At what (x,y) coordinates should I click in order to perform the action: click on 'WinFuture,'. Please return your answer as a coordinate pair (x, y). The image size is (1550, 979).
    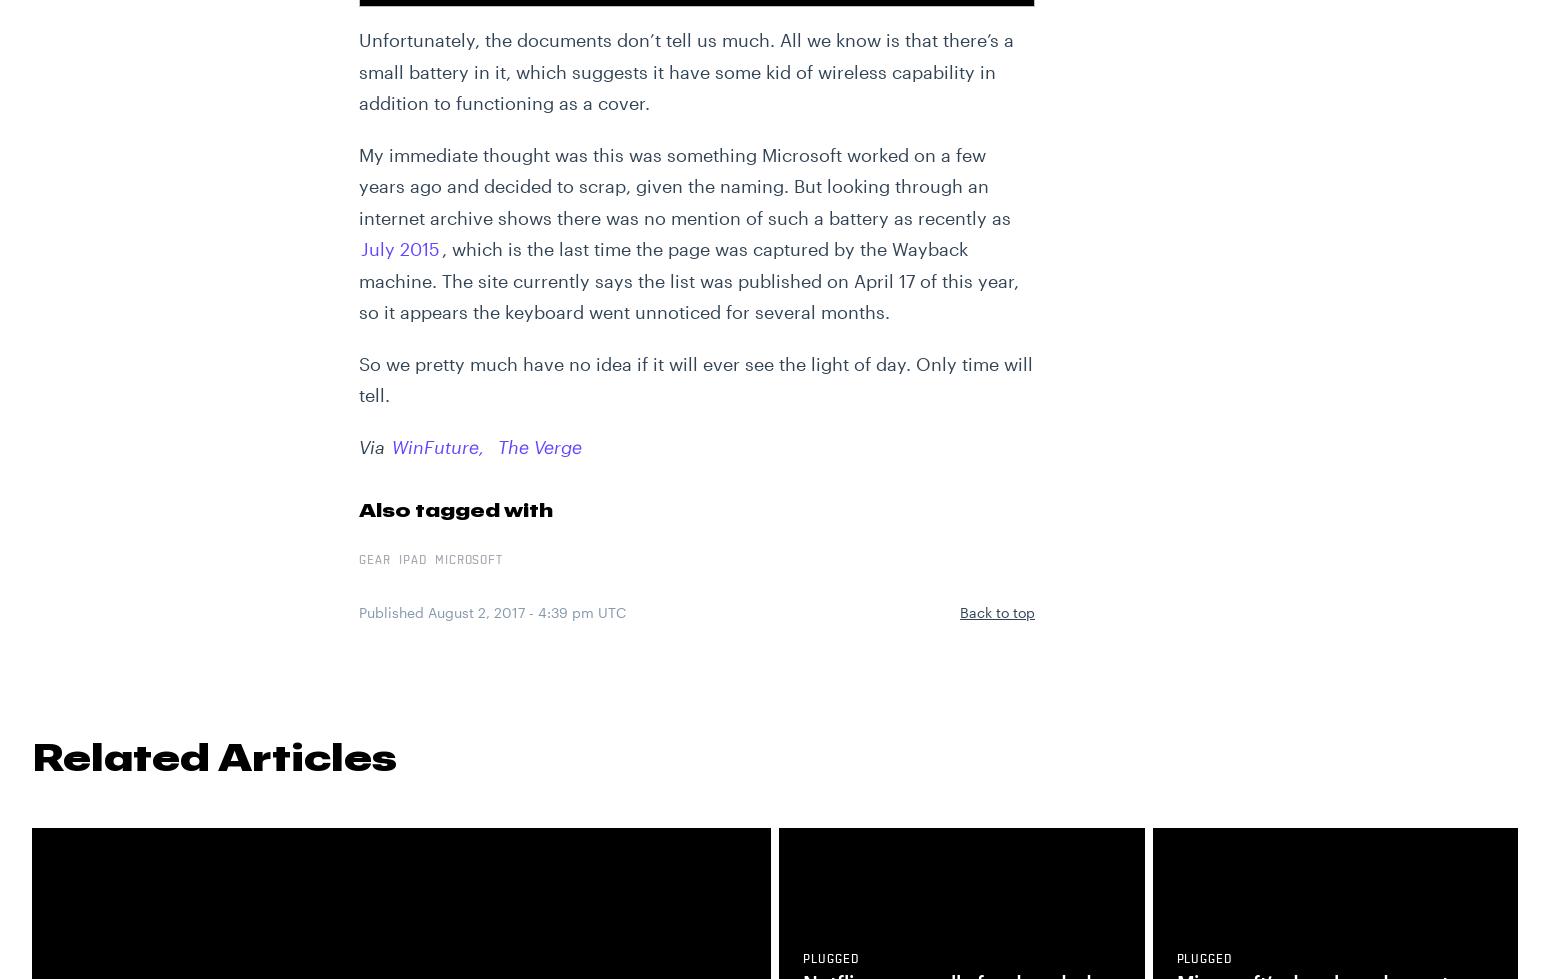
    Looking at the image, I should click on (442, 446).